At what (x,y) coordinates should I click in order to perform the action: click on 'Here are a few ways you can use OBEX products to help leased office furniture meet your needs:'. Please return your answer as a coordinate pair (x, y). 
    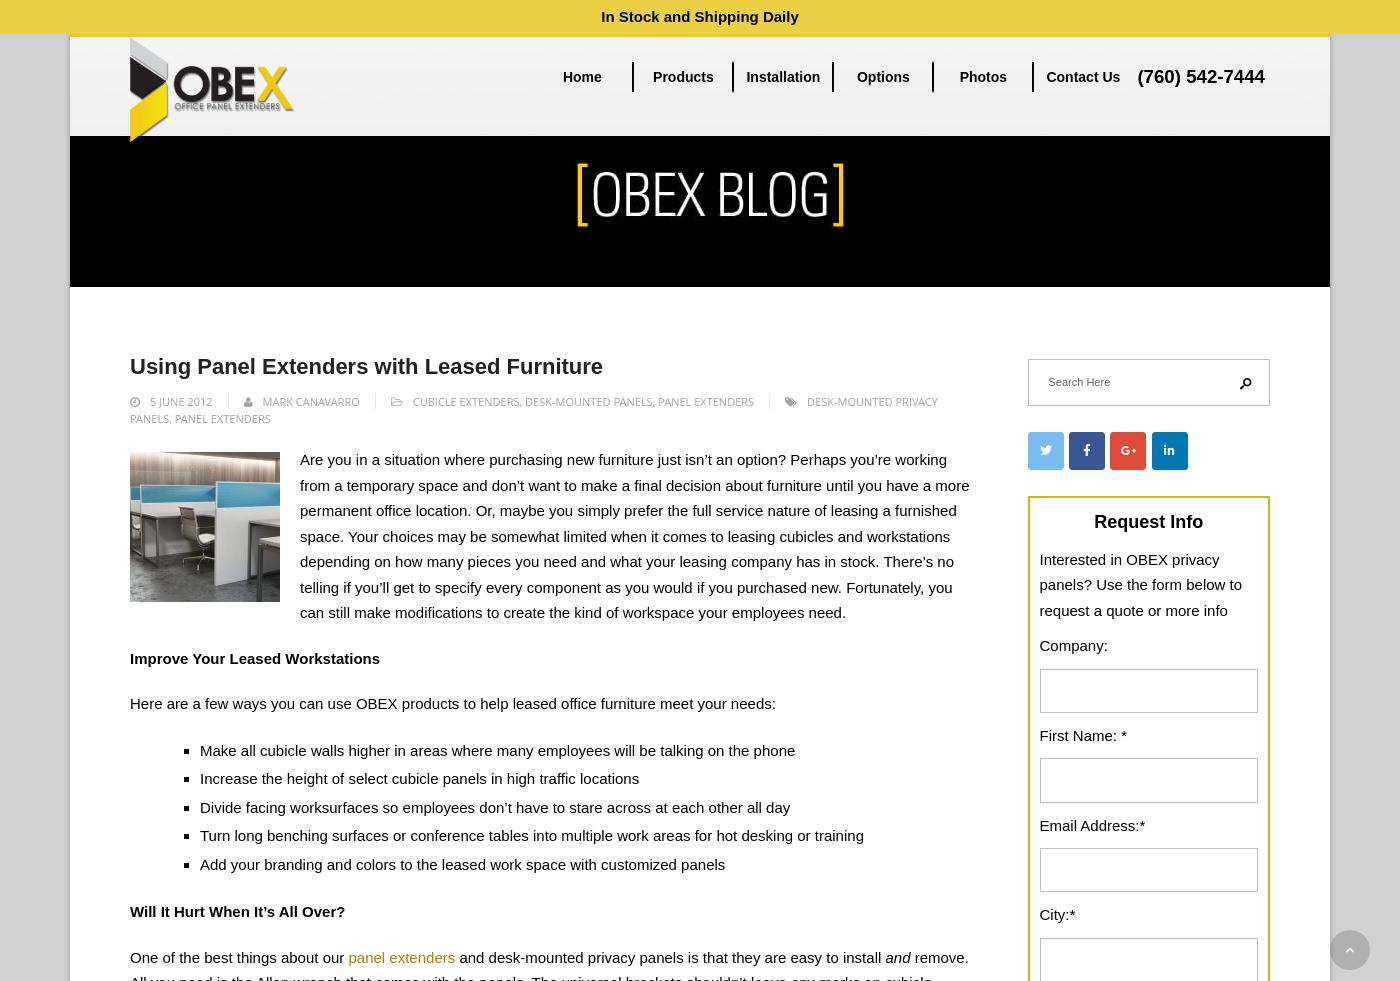
    Looking at the image, I should click on (452, 703).